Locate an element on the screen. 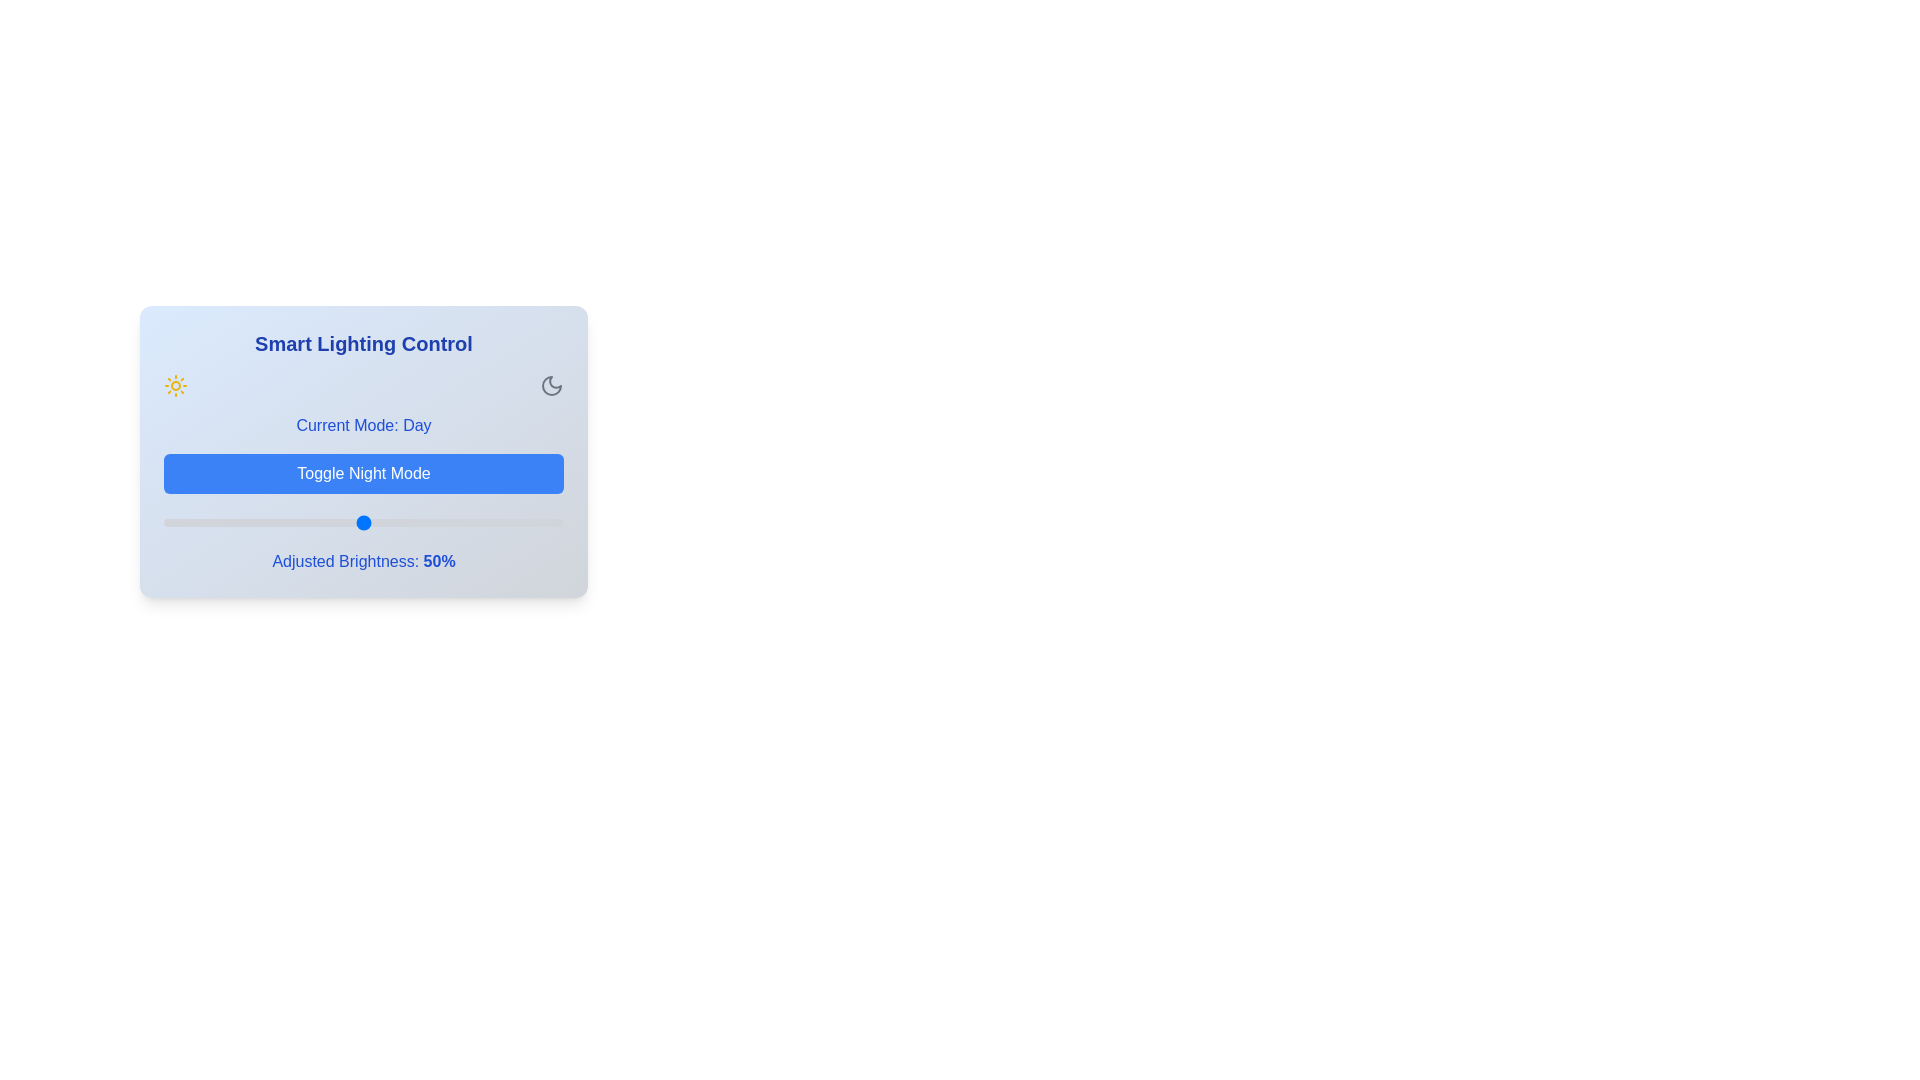 The image size is (1920, 1080). the brightness level is located at coordinates (347, 522).